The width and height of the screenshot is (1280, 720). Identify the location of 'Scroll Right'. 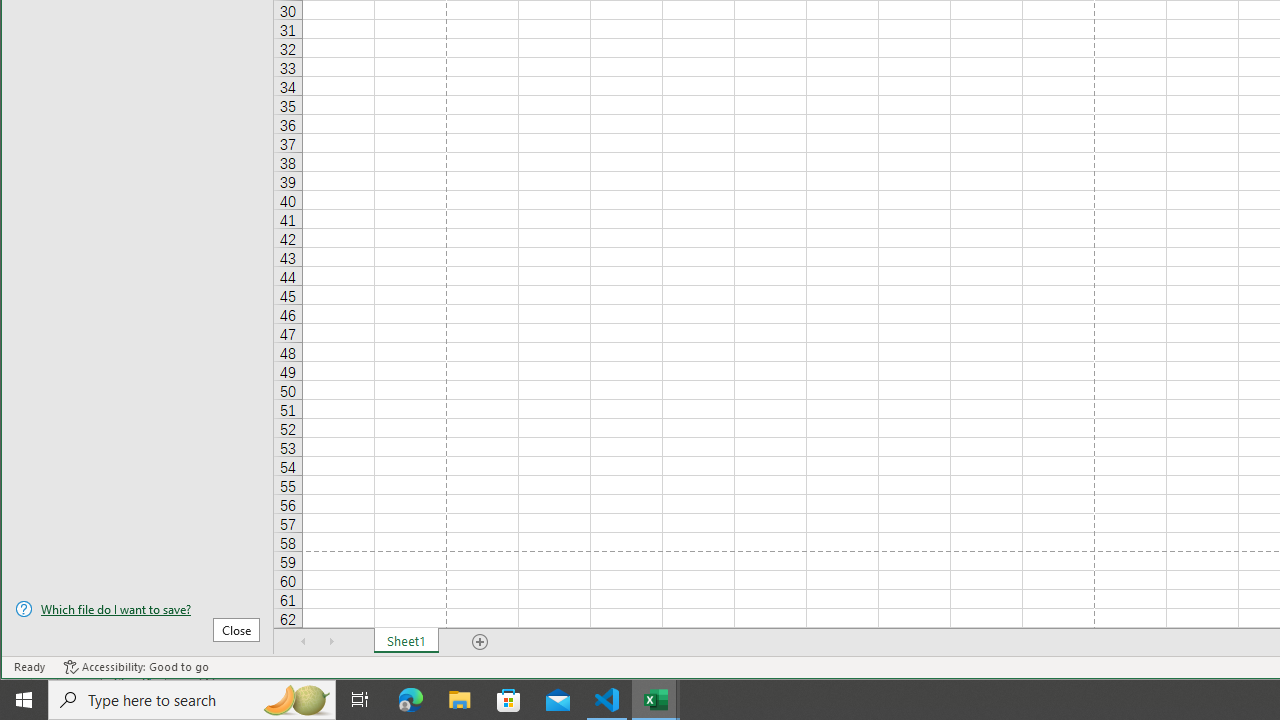
(331, 641).